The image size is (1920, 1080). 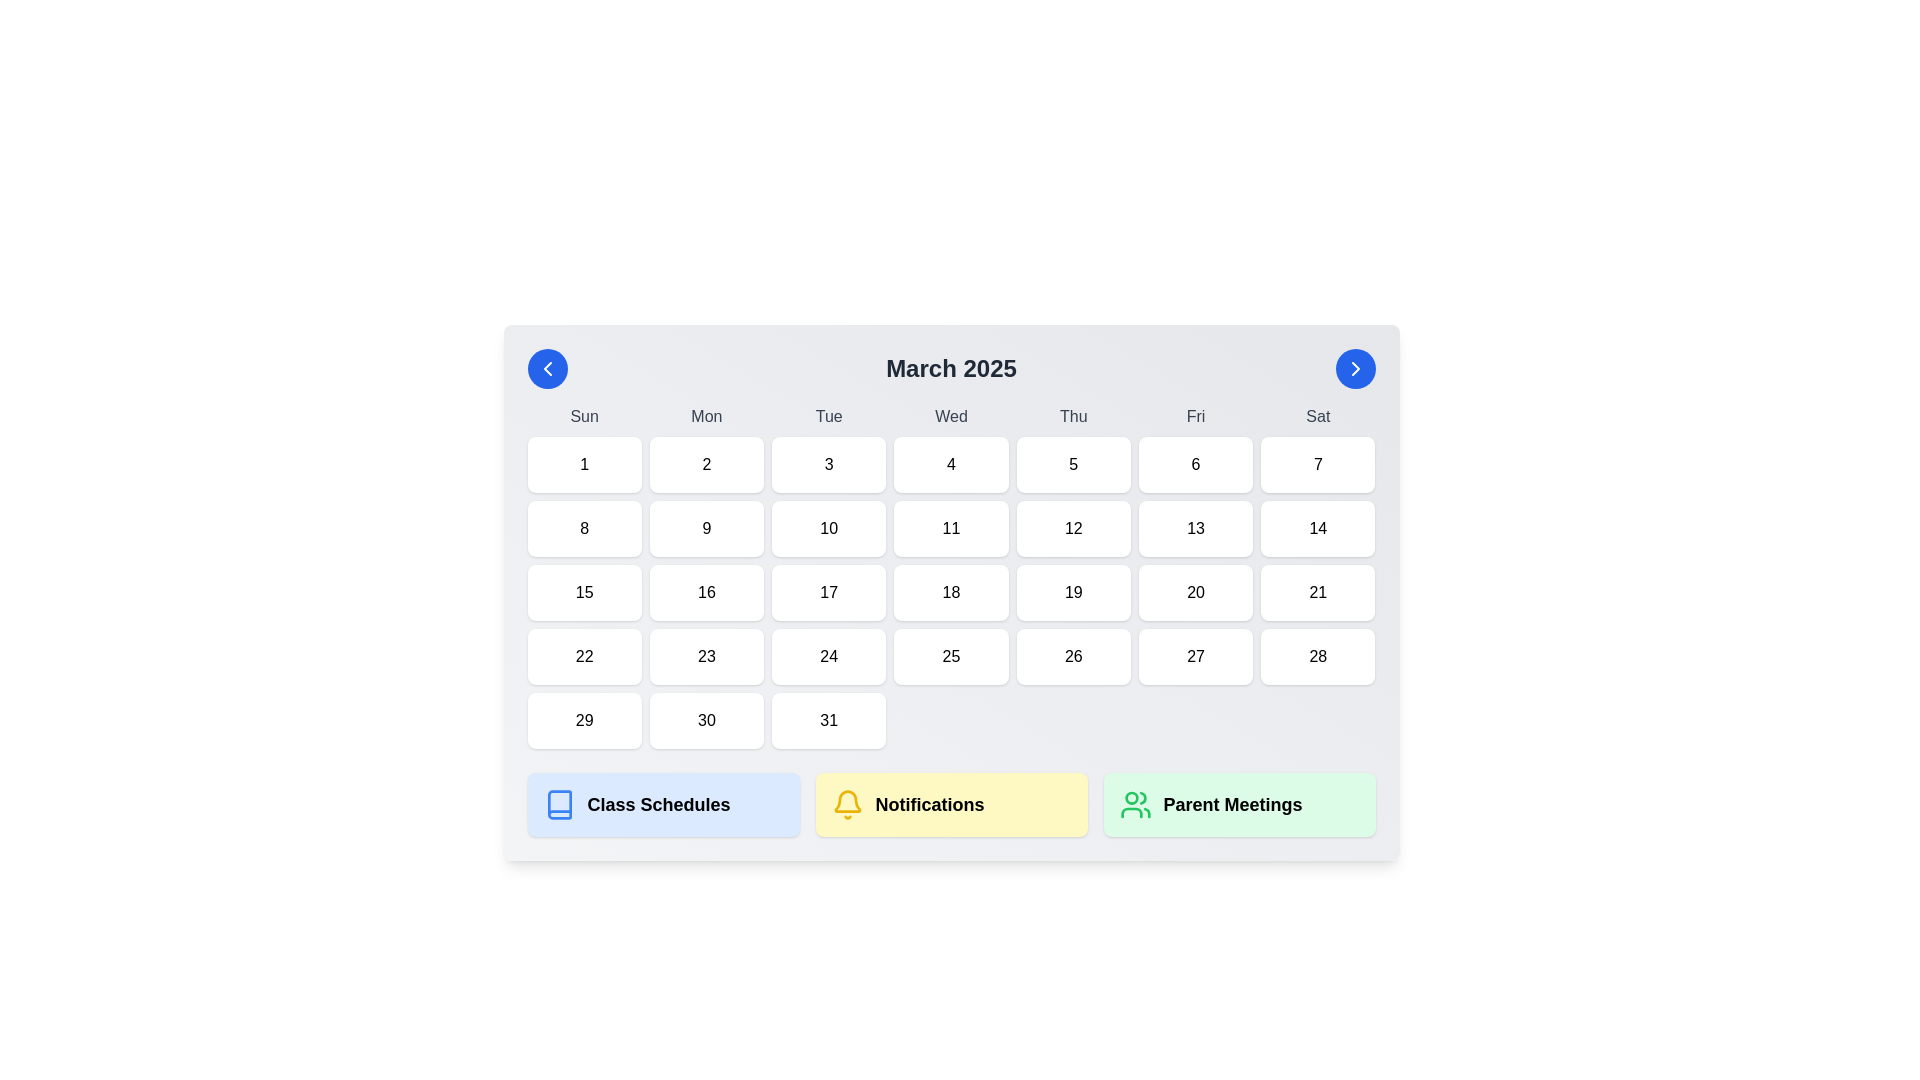 I want to click on the Text label representing Tuesday in the calendar layout, which is the third text item between 'Mon' and 'Wed', so click(x=829, y=415).